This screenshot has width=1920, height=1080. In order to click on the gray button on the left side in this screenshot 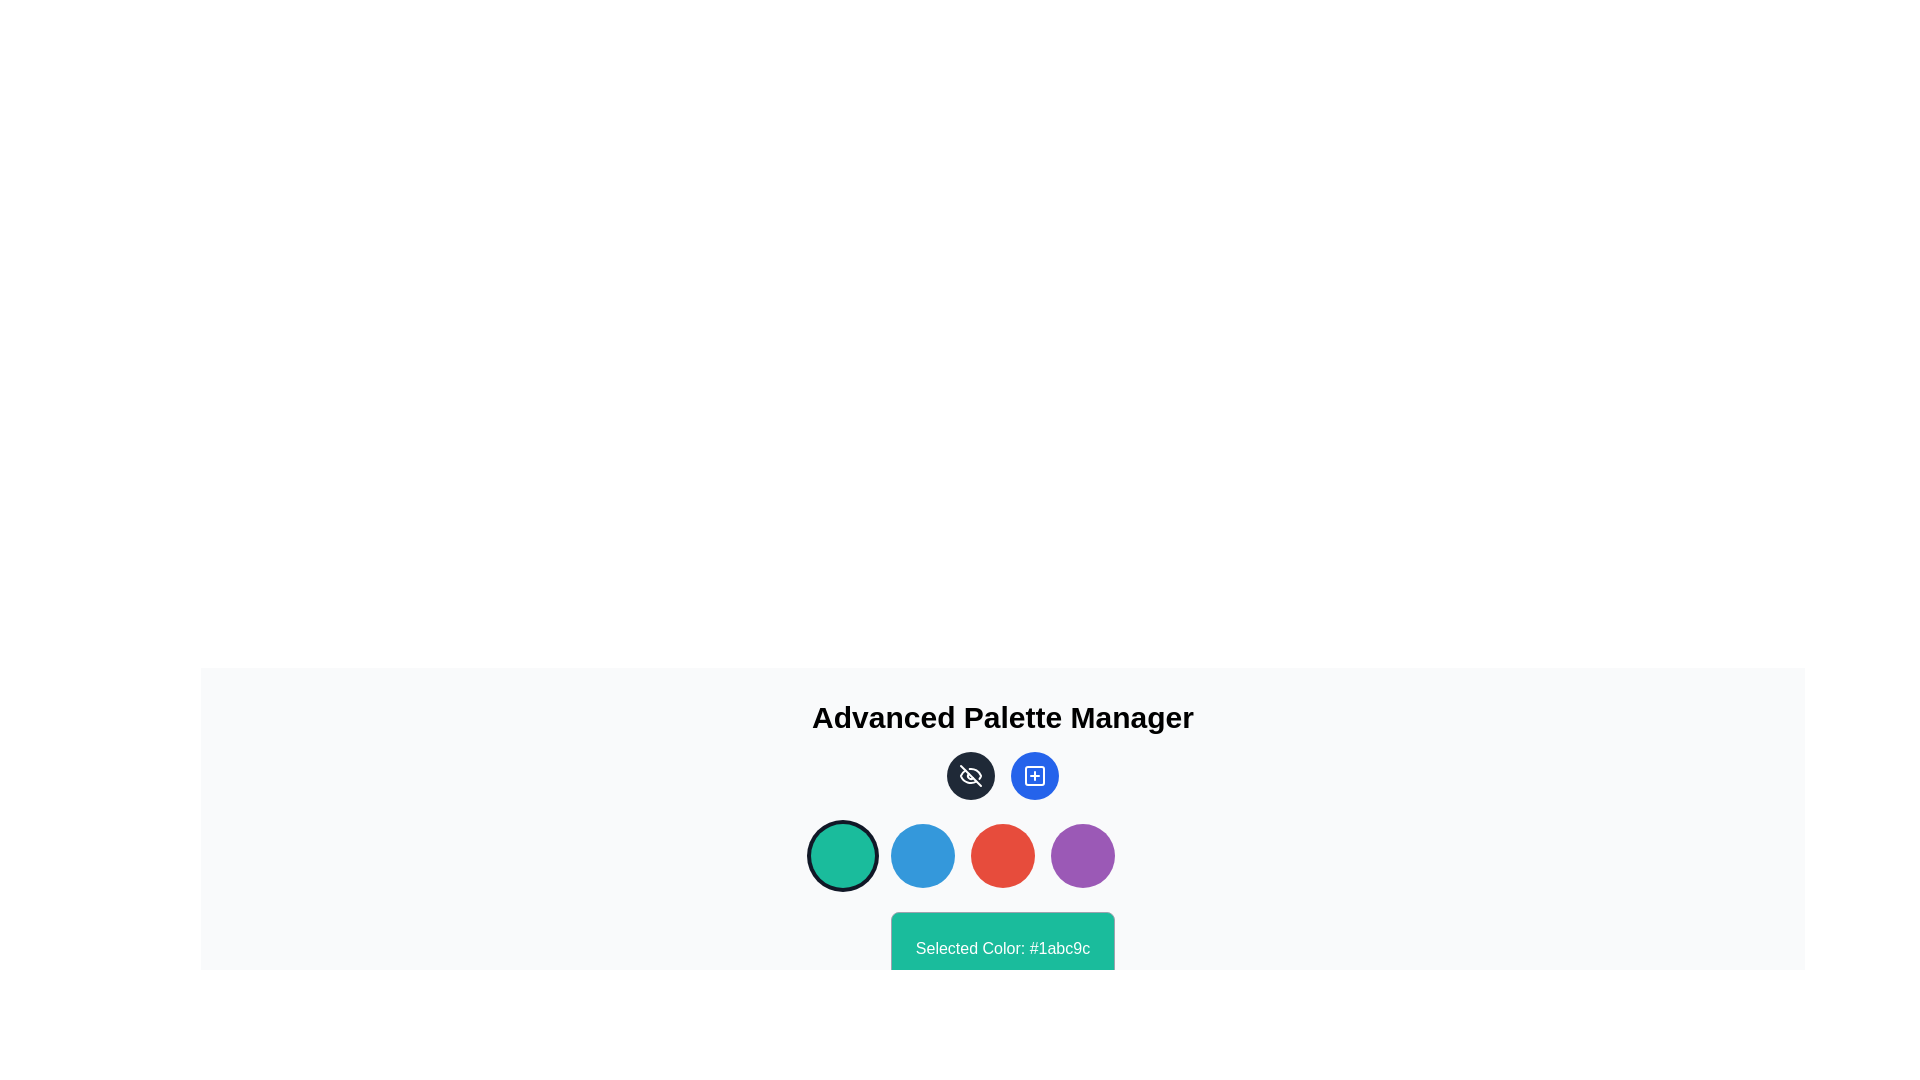, I will do `click(970, 774)`.